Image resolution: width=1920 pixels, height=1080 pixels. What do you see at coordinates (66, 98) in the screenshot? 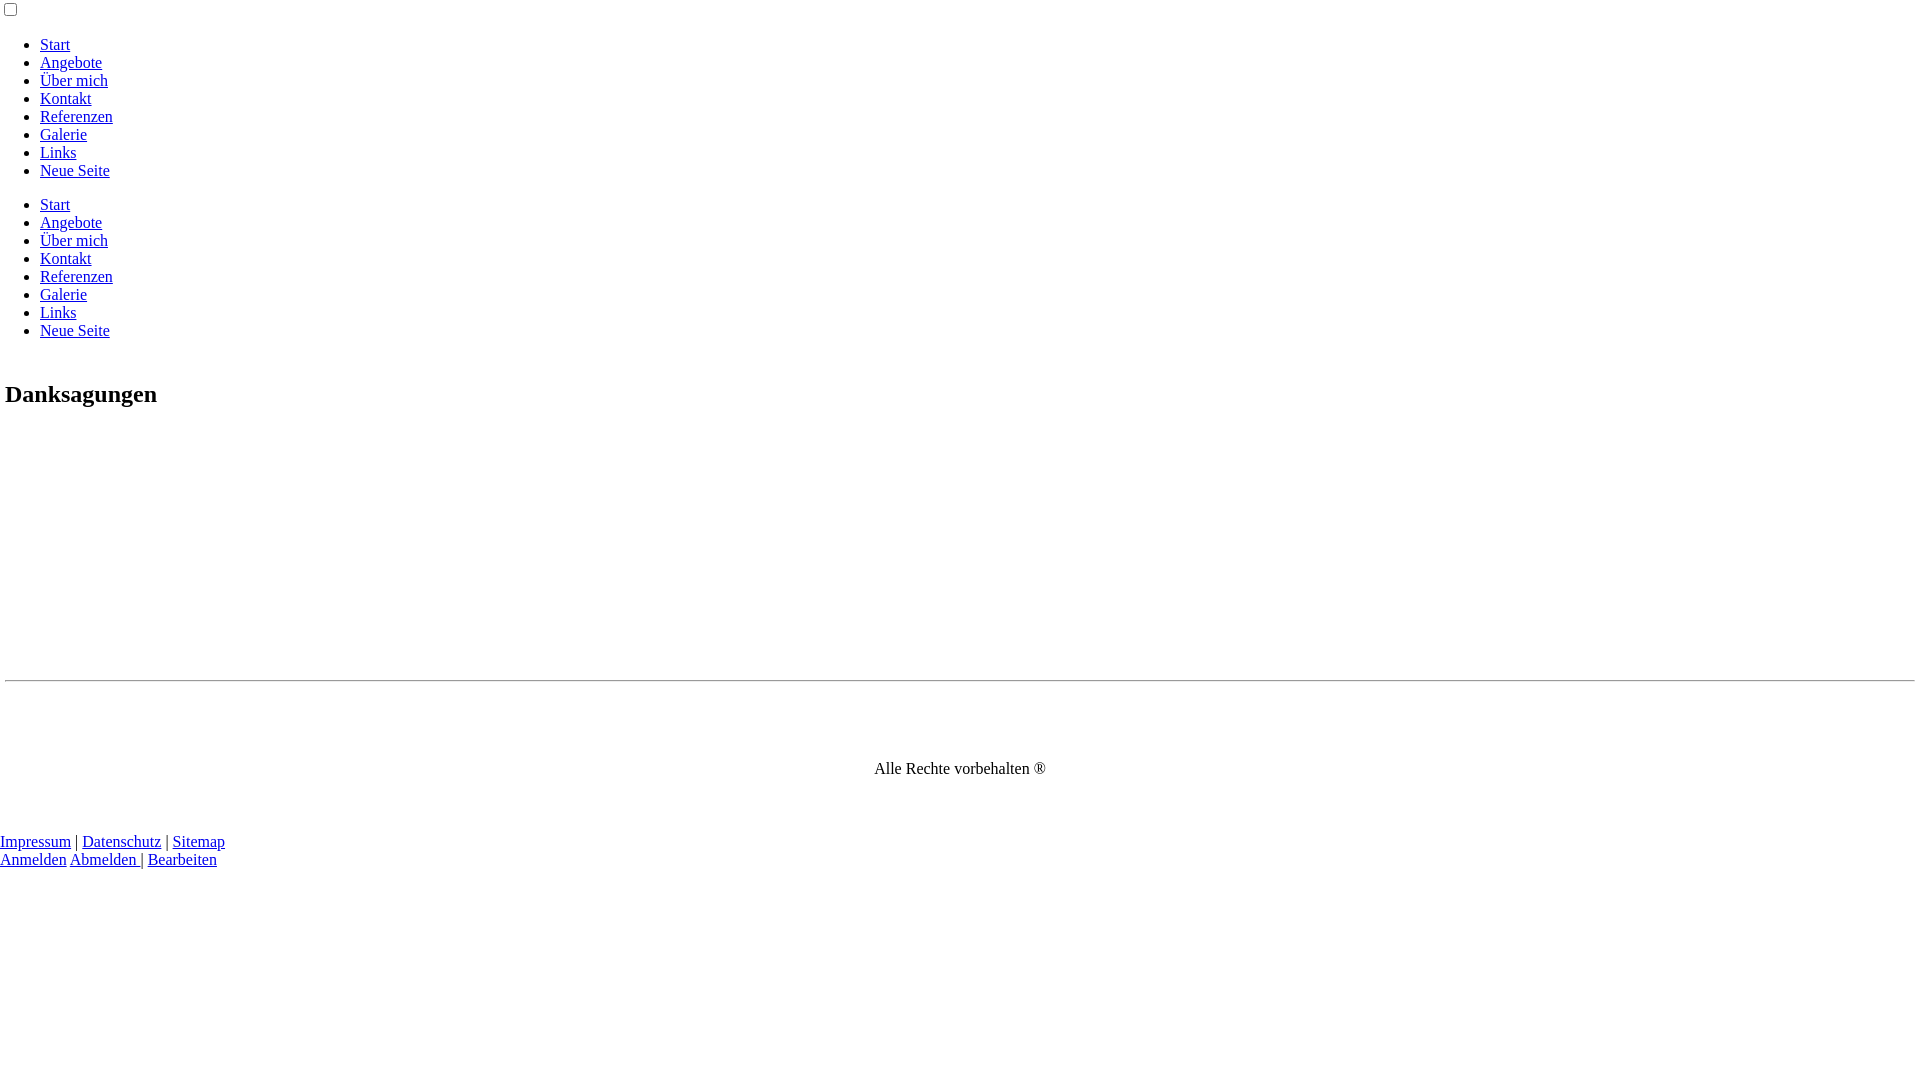
I see `'Kontakt'` at bounding box center [66, 98].